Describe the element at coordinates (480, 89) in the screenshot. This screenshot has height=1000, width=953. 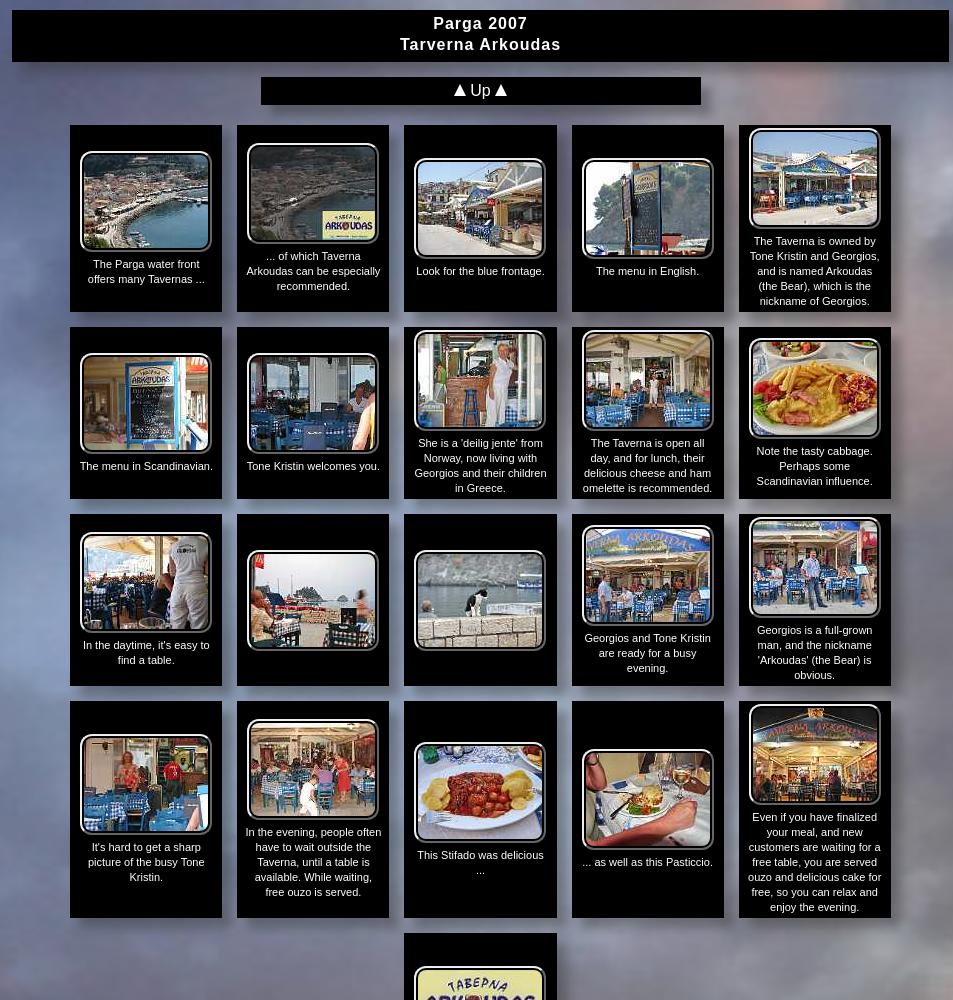
I see `'Up'` at that location.